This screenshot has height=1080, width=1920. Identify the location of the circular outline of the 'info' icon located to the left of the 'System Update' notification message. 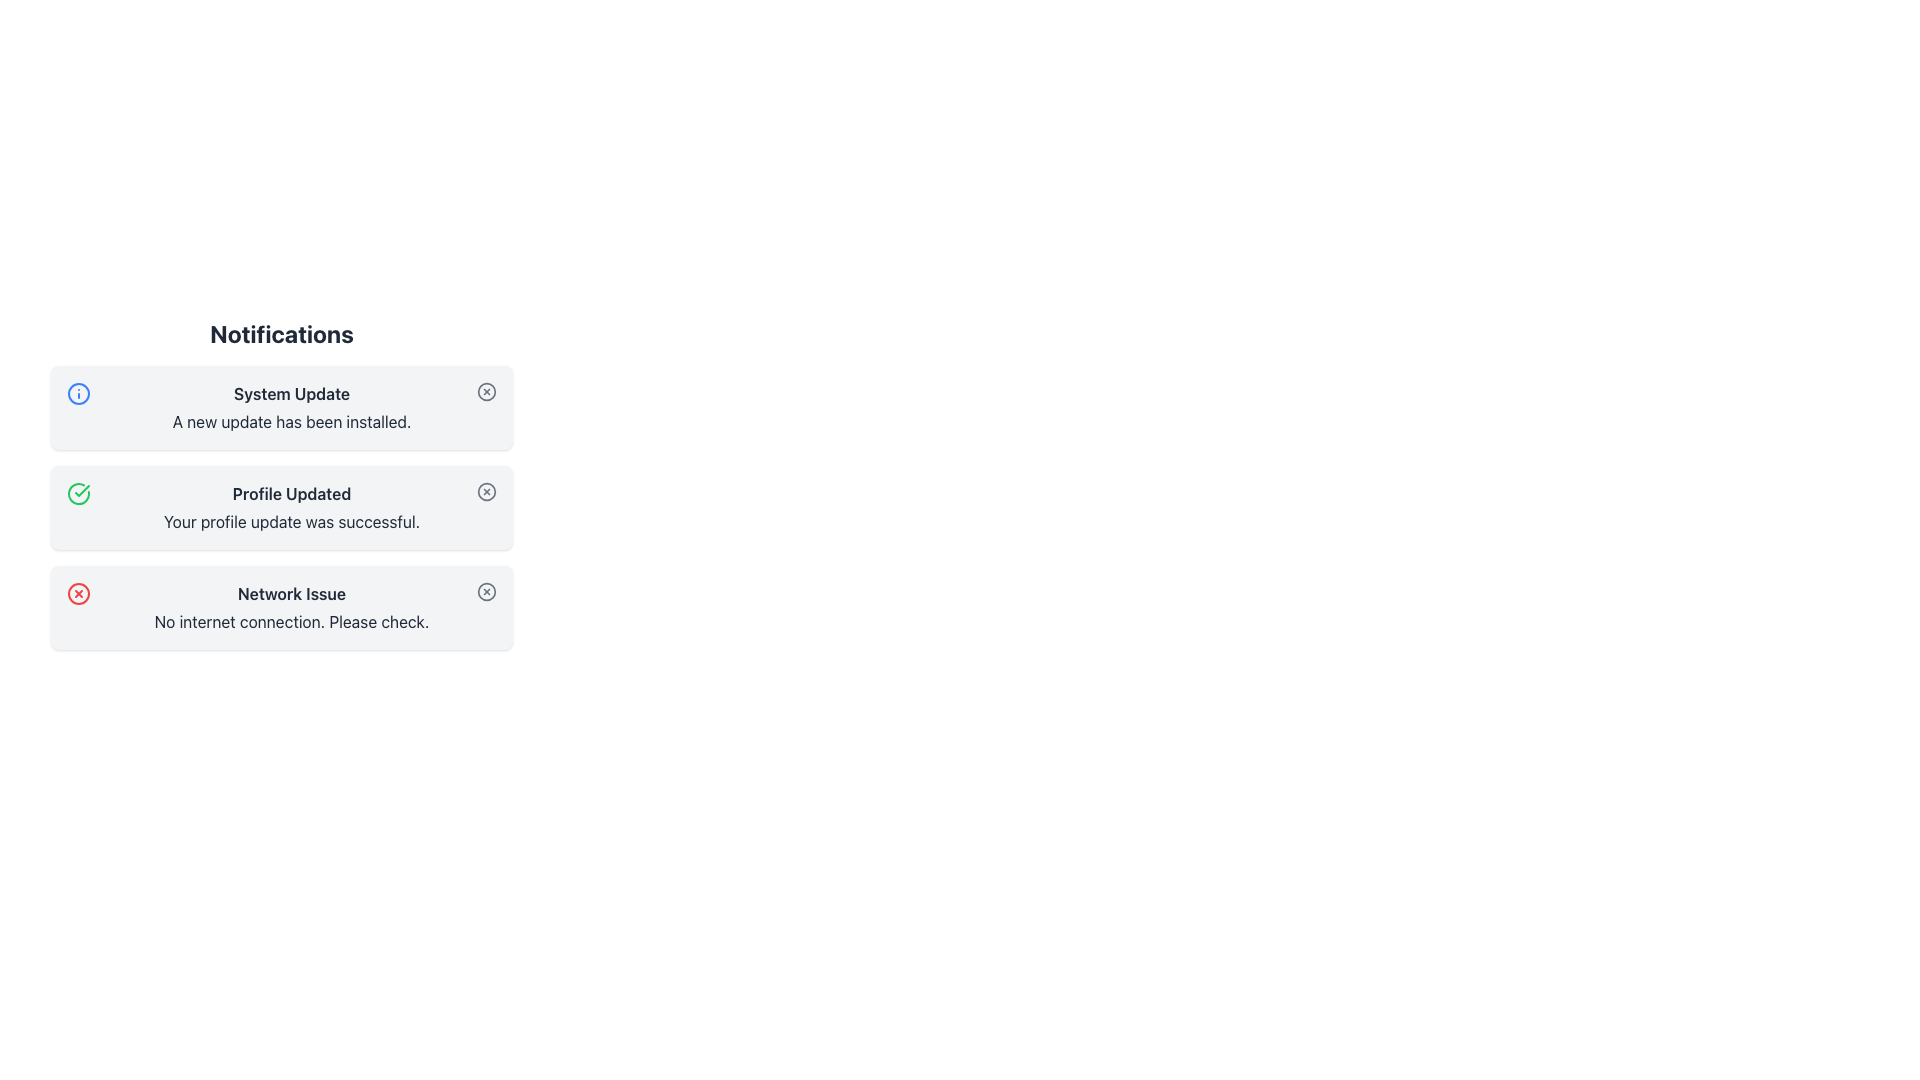
(78, 393).